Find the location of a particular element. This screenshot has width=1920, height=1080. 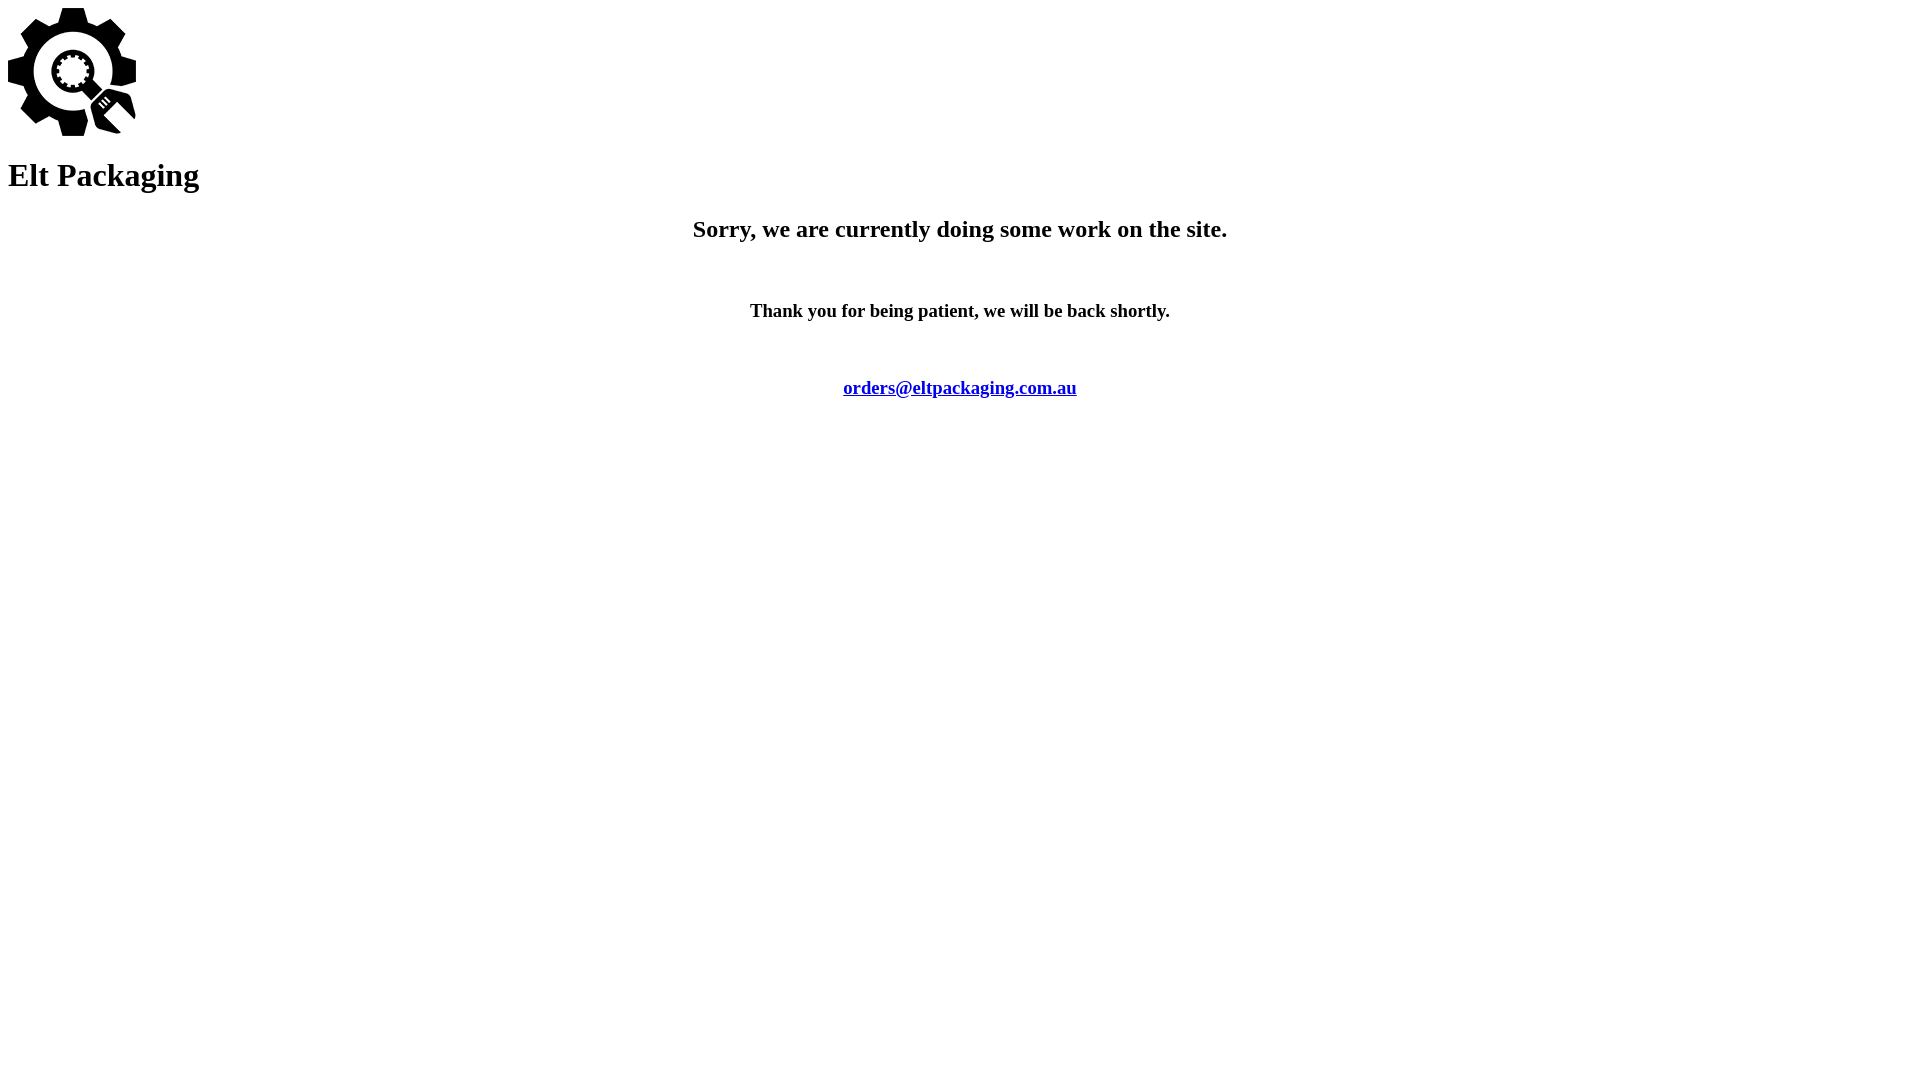

'orders@eltpackaging.com.au' is located at coordinates (960, 387).